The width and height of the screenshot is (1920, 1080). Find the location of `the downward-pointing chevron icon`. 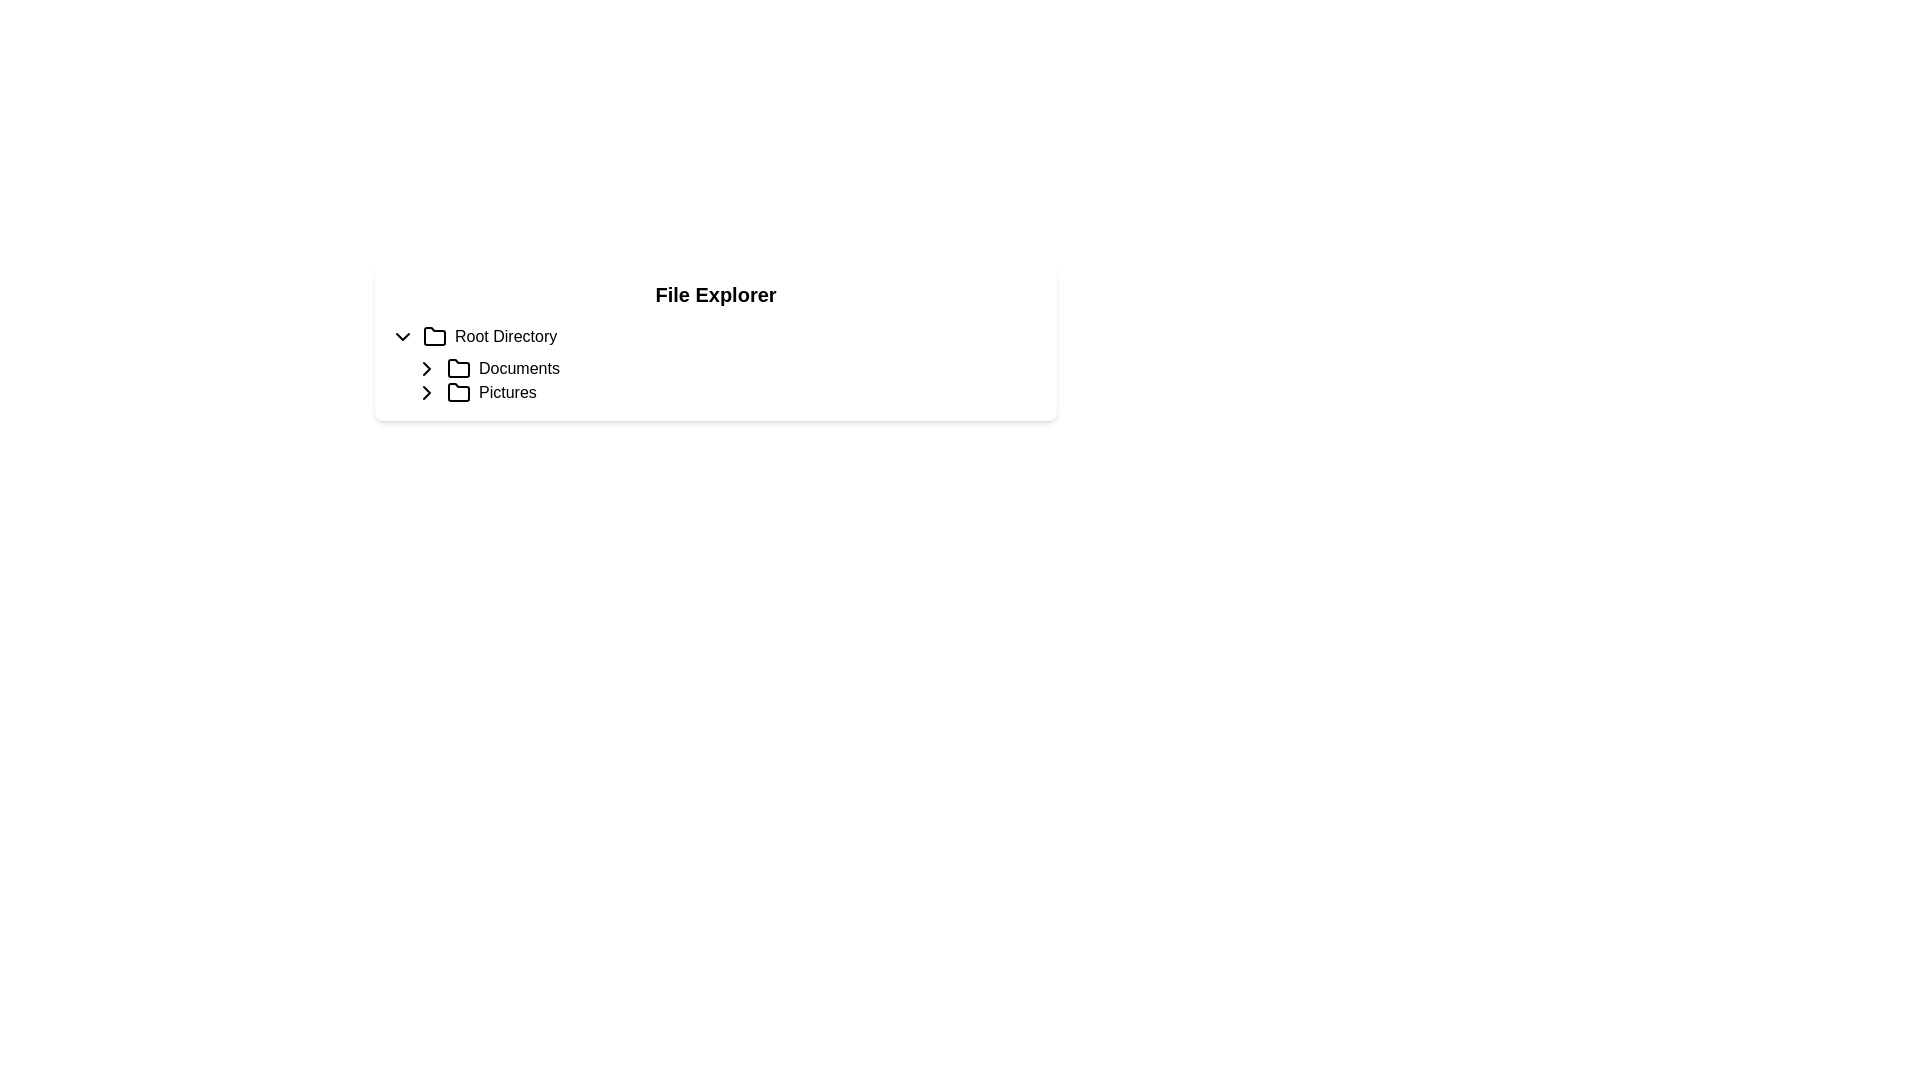

the downward-pointing chevron icon is located at coordinates (402, 335).